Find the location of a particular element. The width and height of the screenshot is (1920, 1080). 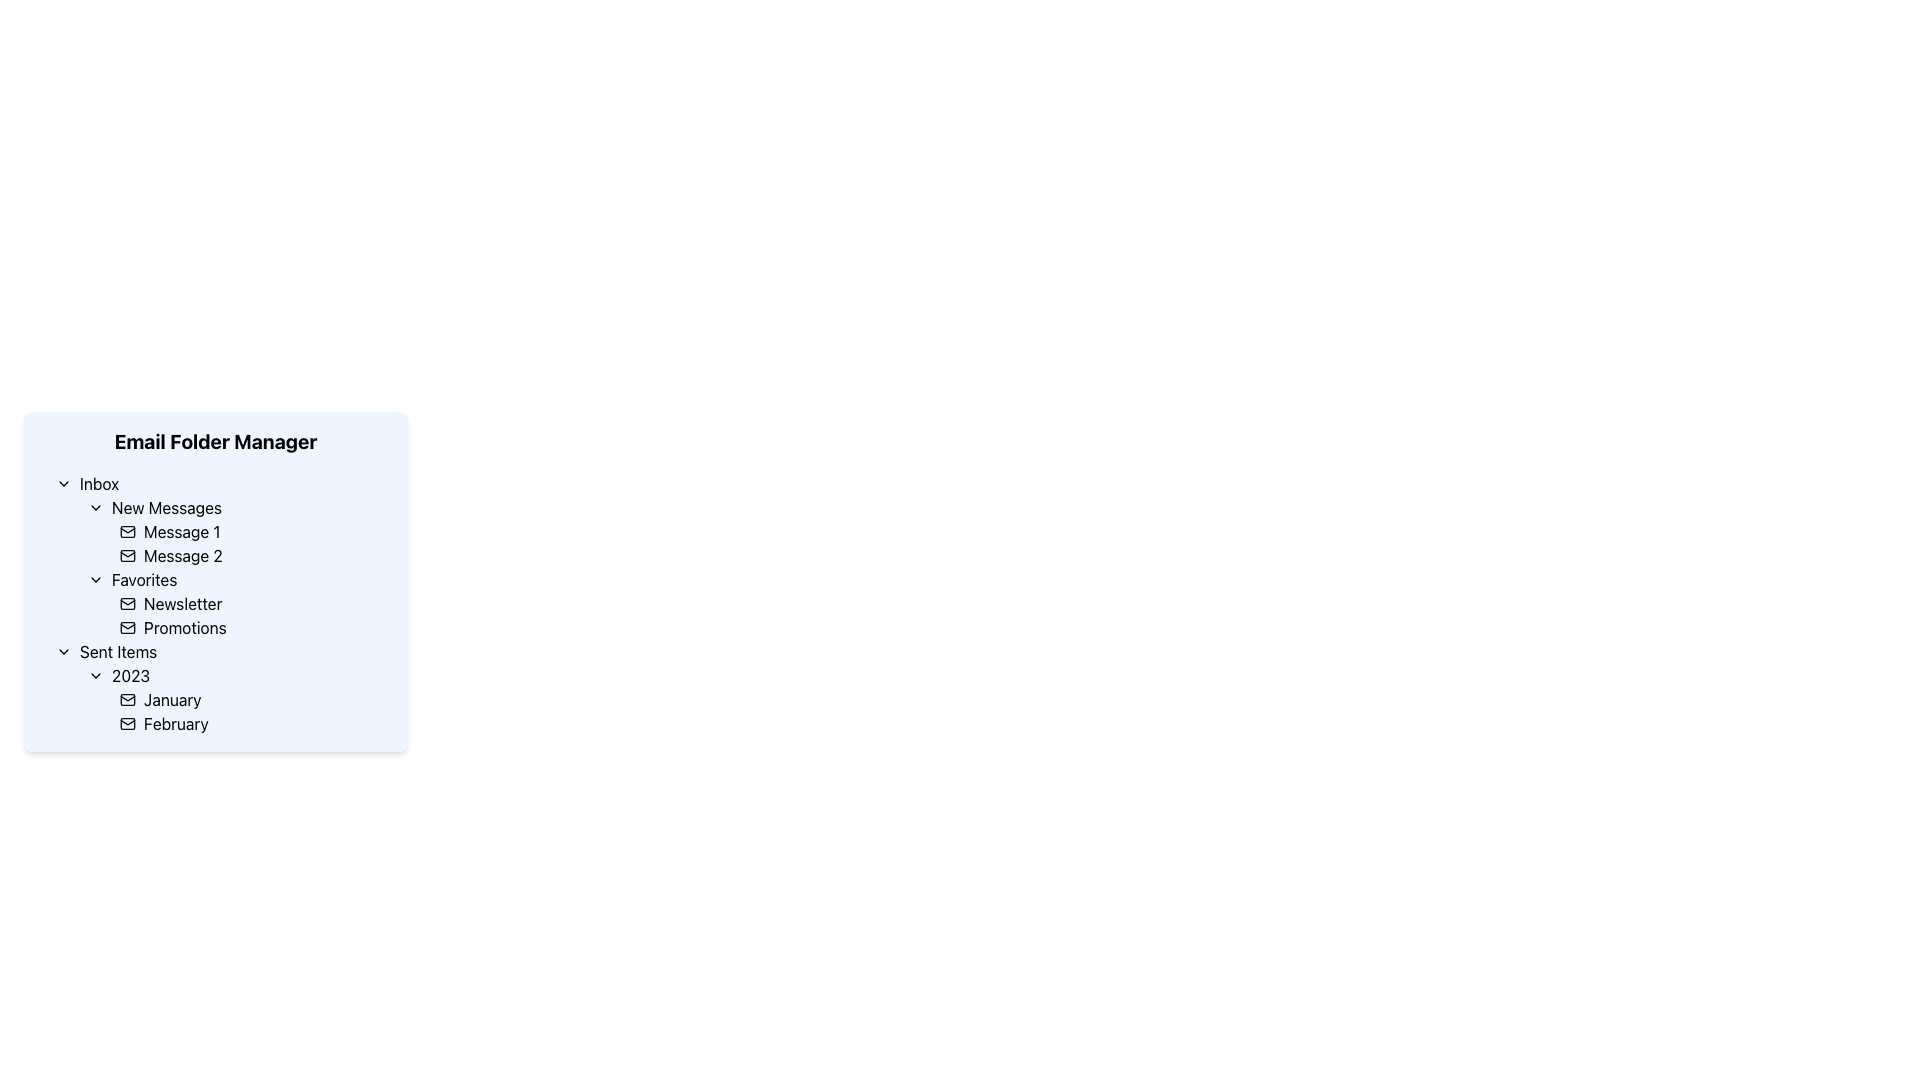

text header 'Email Folder Manager' which is styled in bold, extra-large font and located at the top of the blue-shaded rectangular layout is located at coordinates (216, 441).